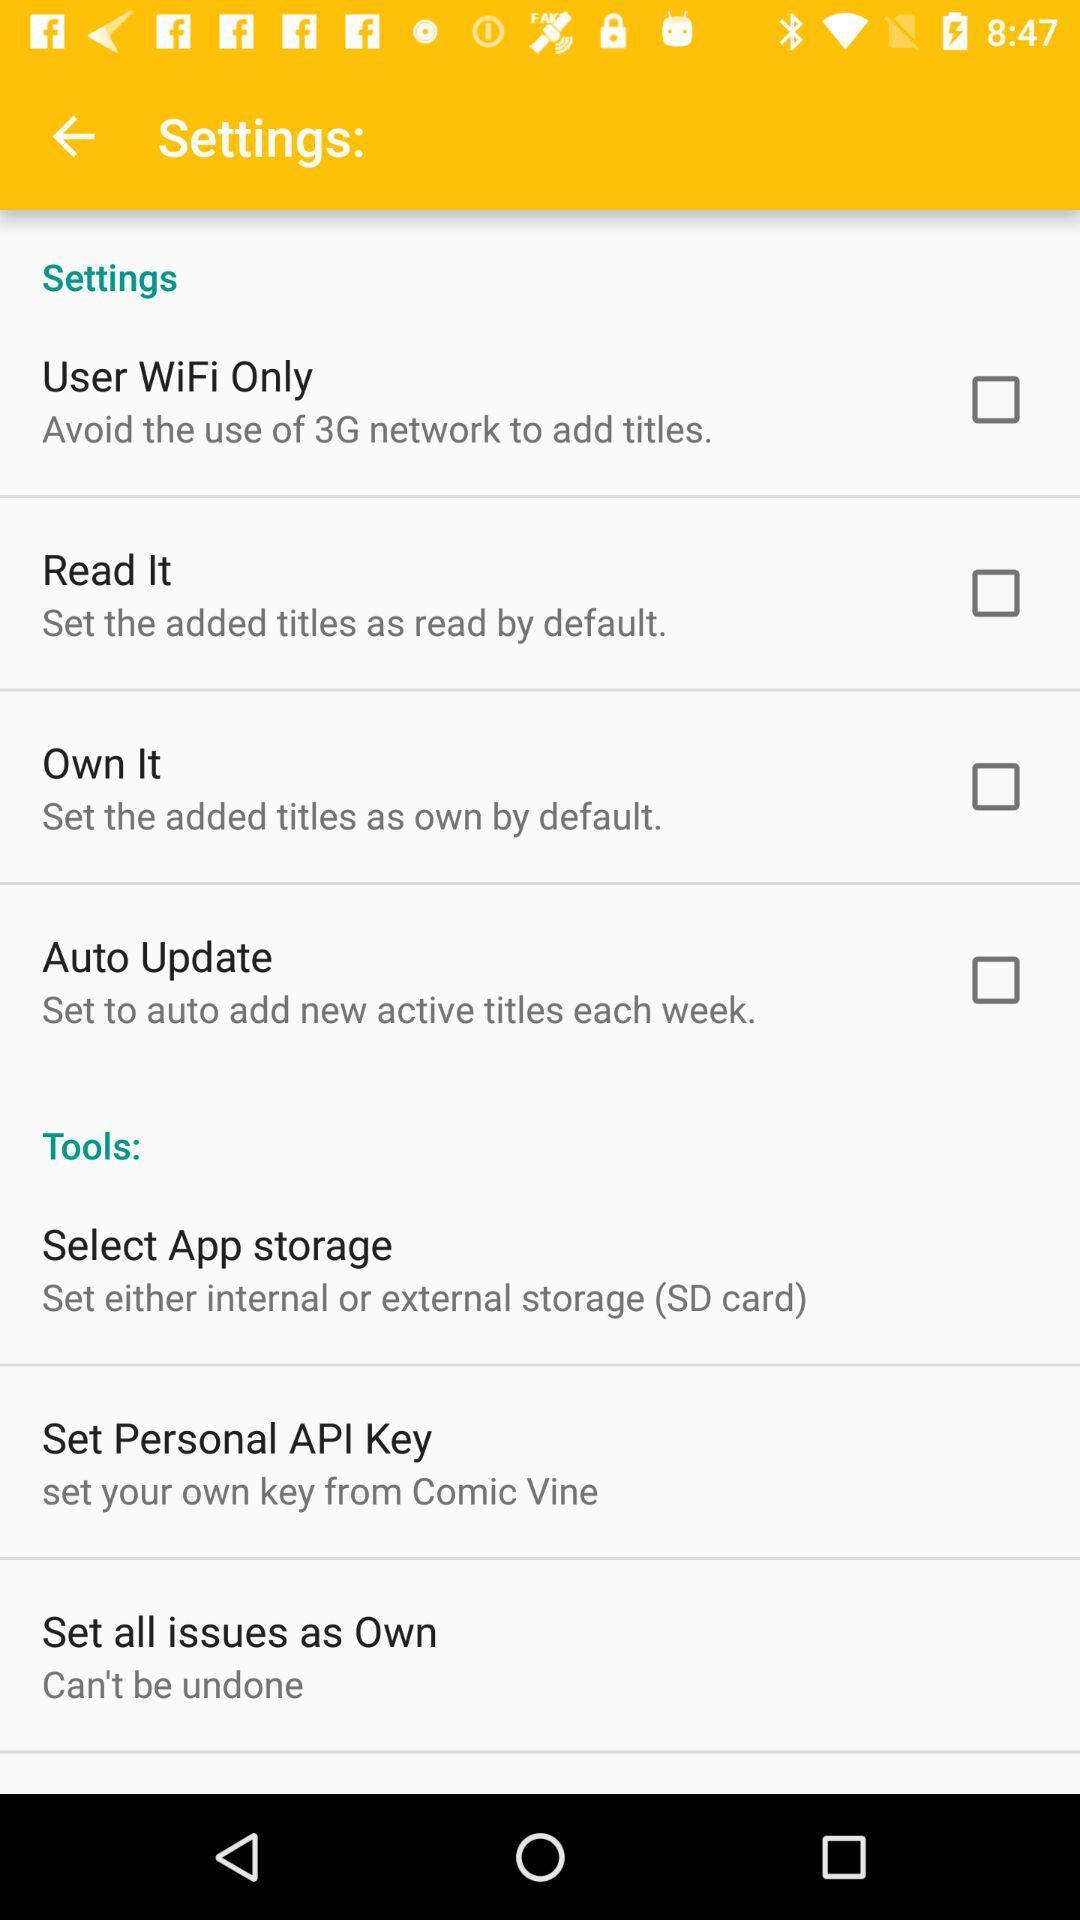  I want to click on set personal api, so click(236, 1435).